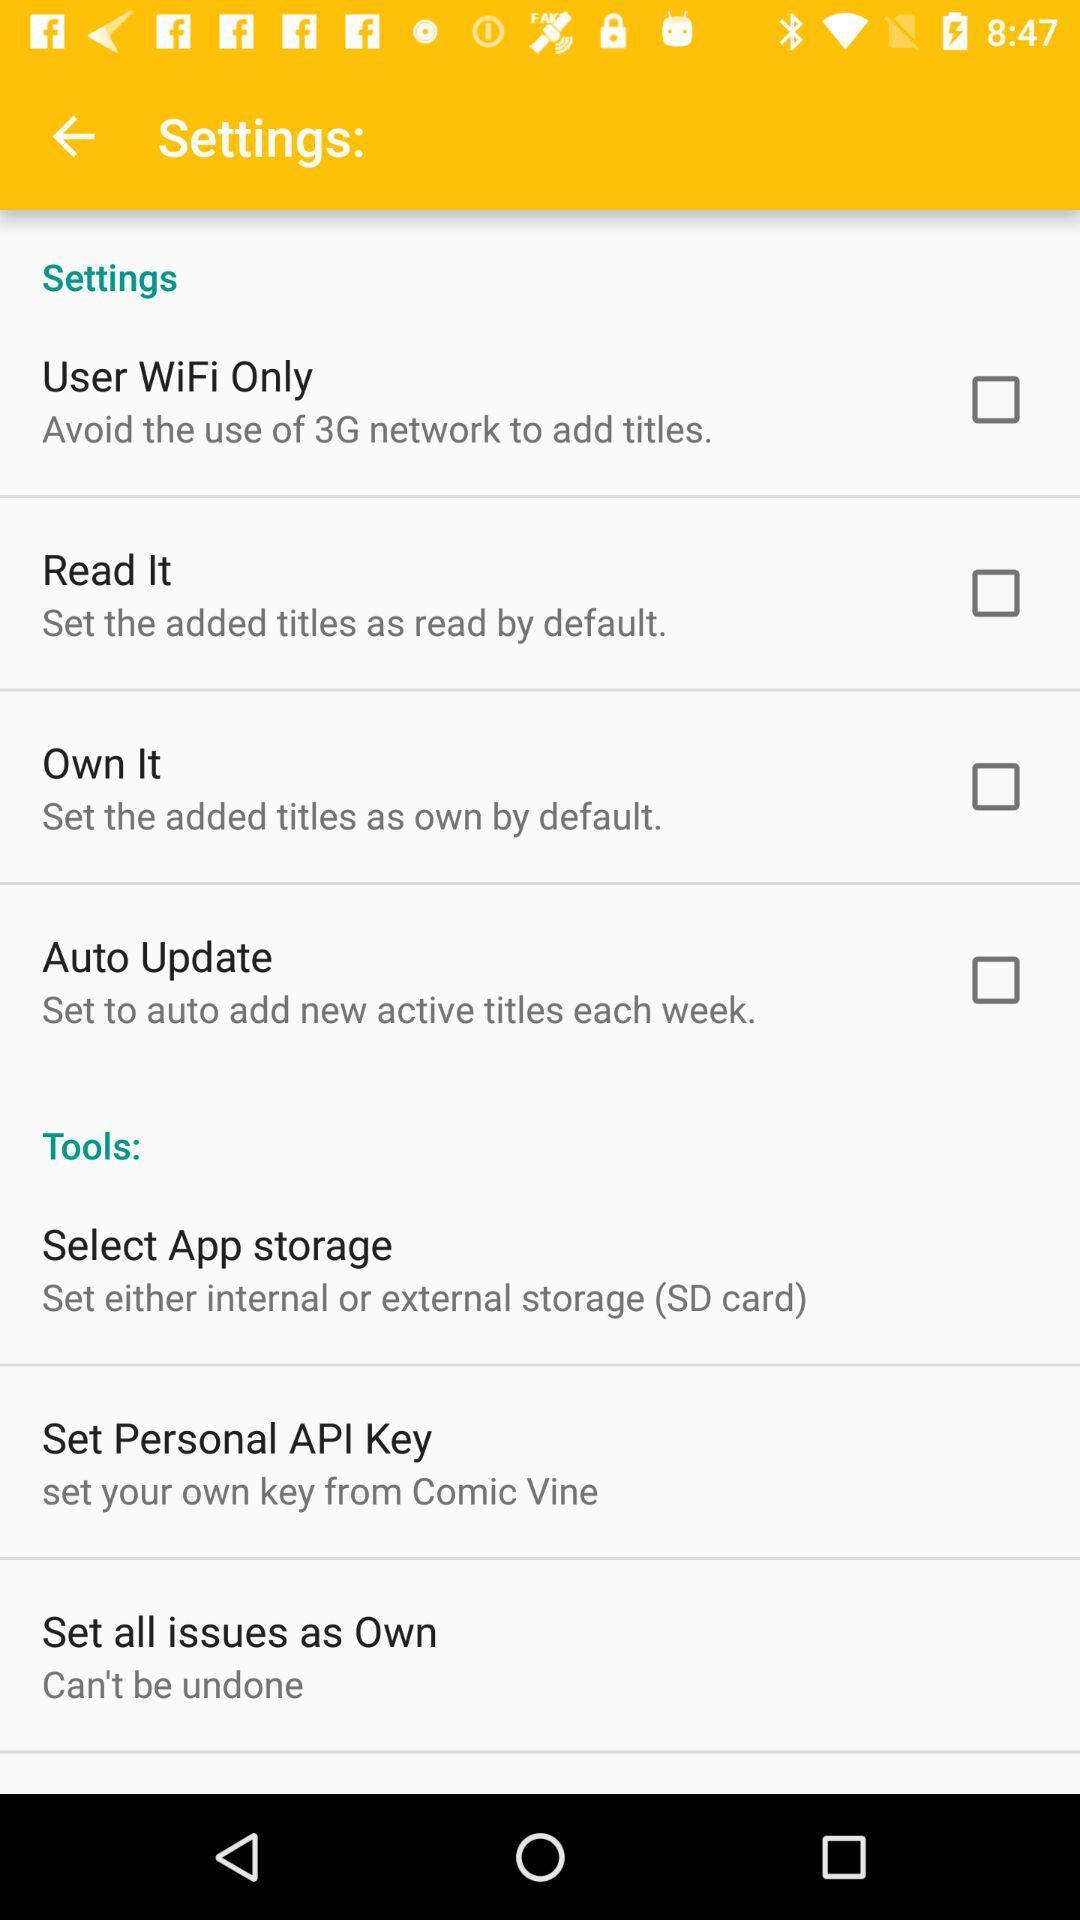  I want to click on set personal api, so click(236, 1435).